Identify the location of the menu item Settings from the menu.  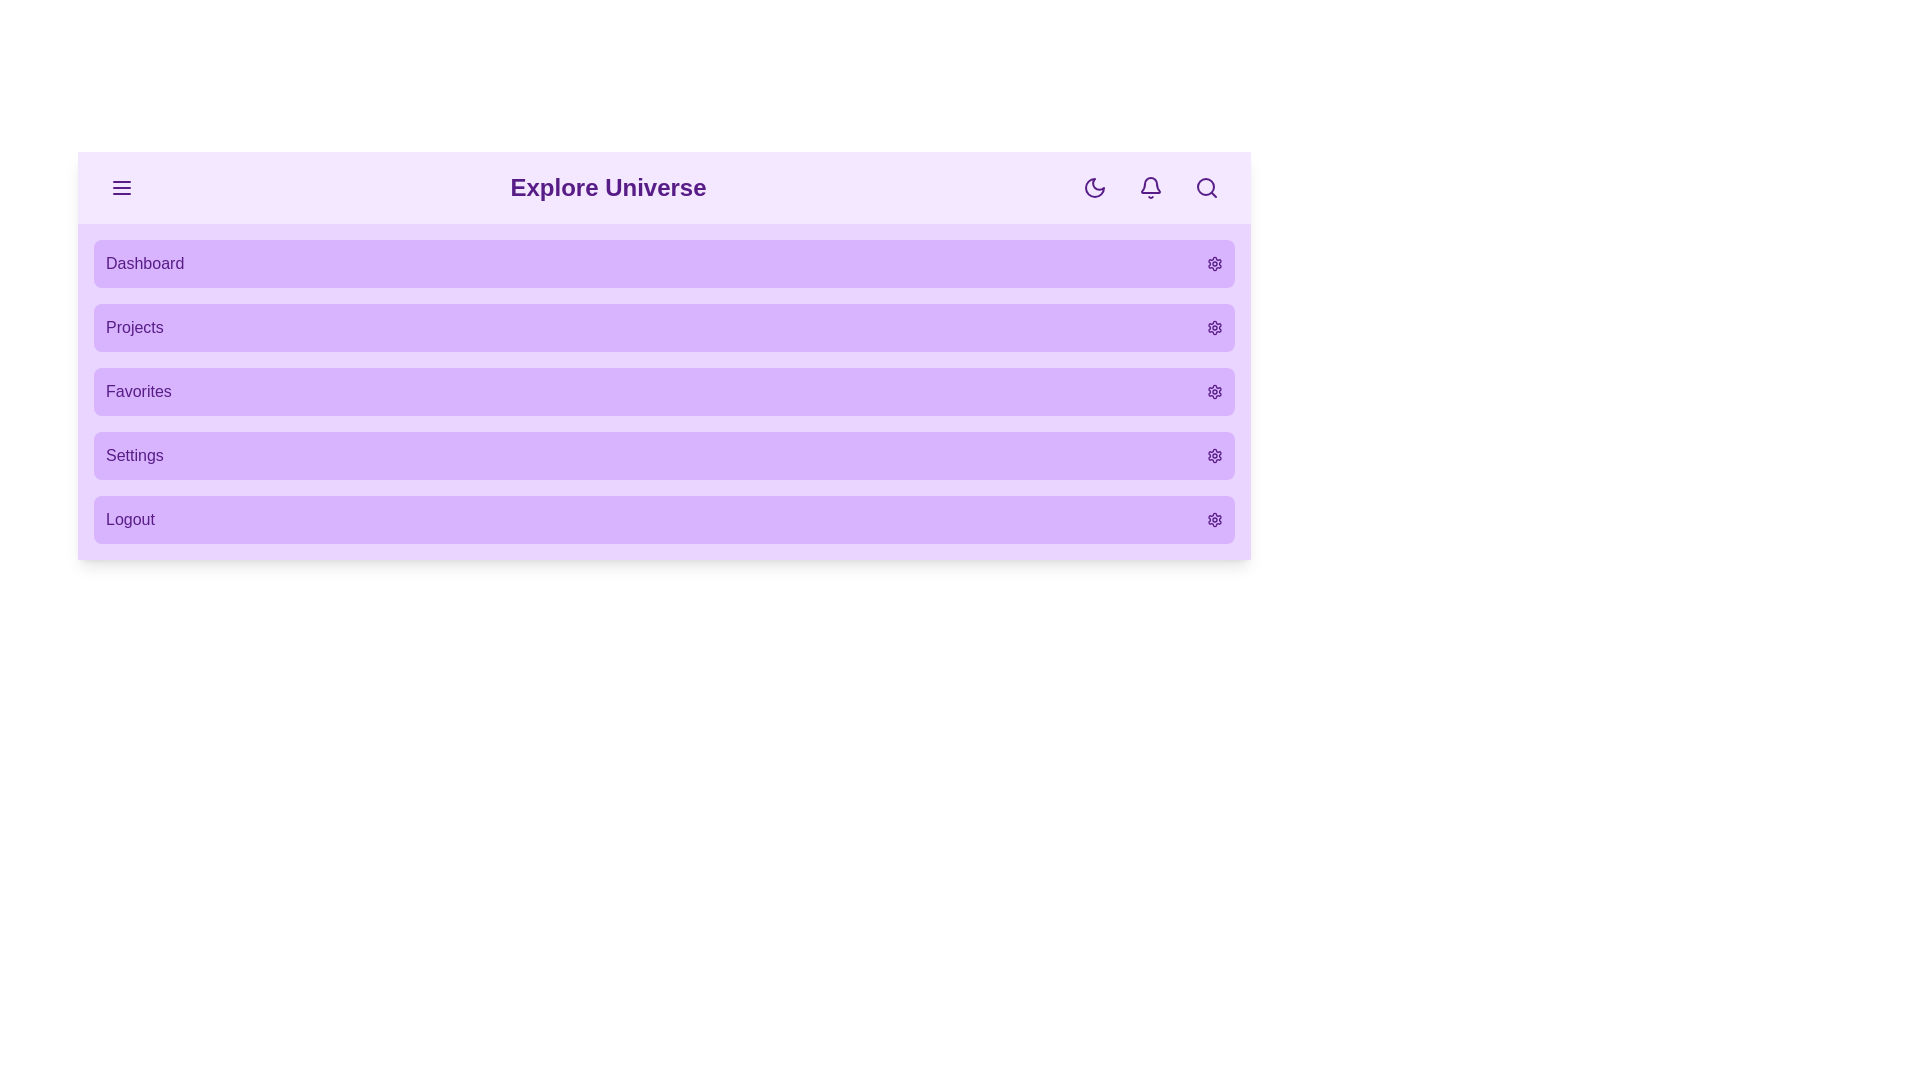
(664, 455).